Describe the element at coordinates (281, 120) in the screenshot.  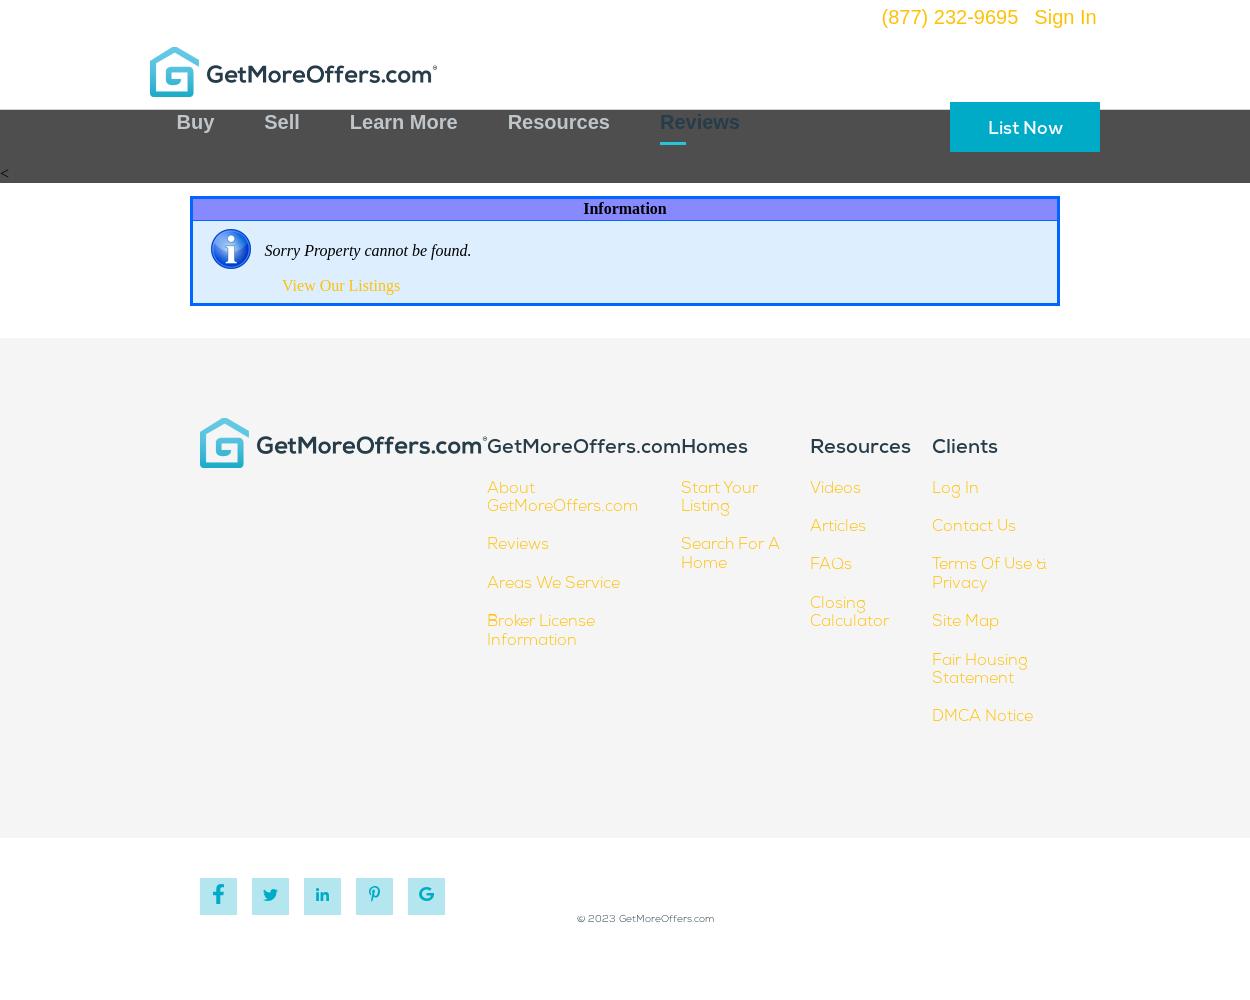
I see `'Sell'` at that location.